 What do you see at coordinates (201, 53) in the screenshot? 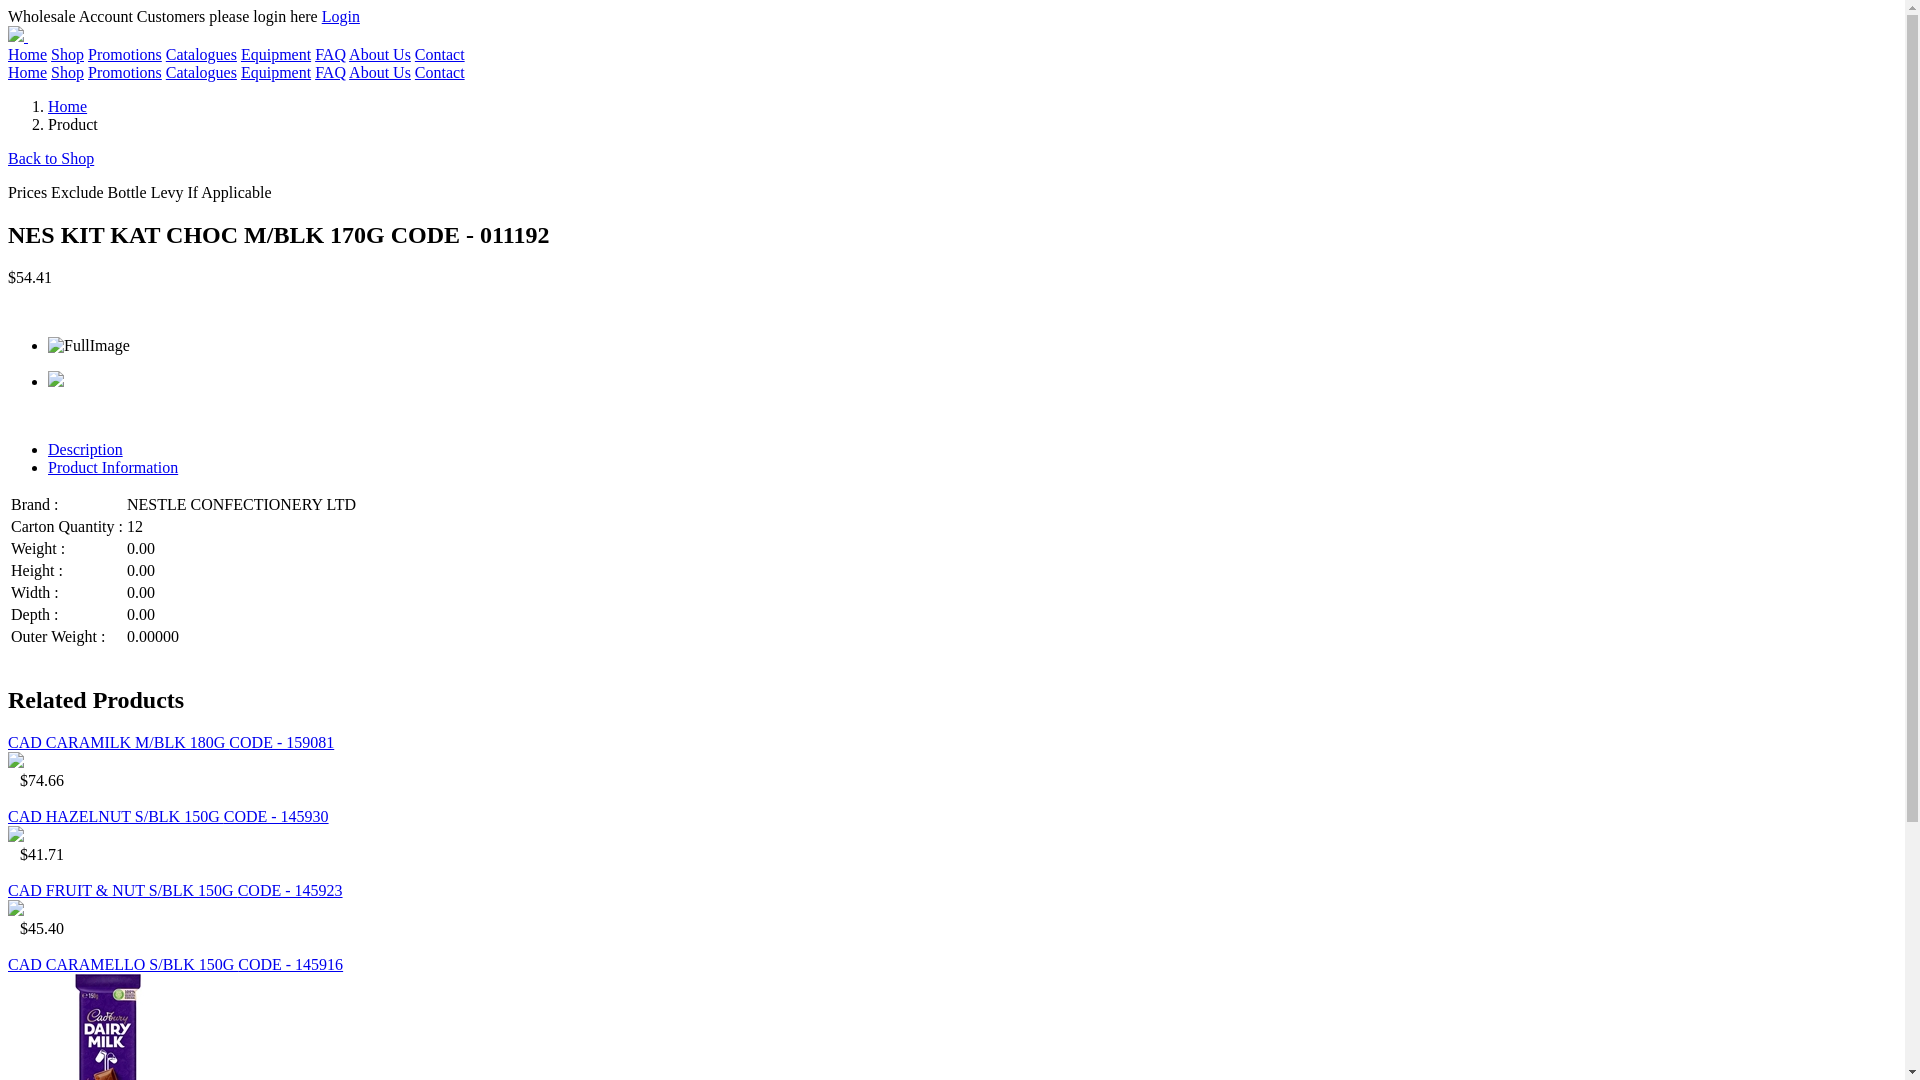
I see `'Catalogues'` at bounding box center [201, 53].